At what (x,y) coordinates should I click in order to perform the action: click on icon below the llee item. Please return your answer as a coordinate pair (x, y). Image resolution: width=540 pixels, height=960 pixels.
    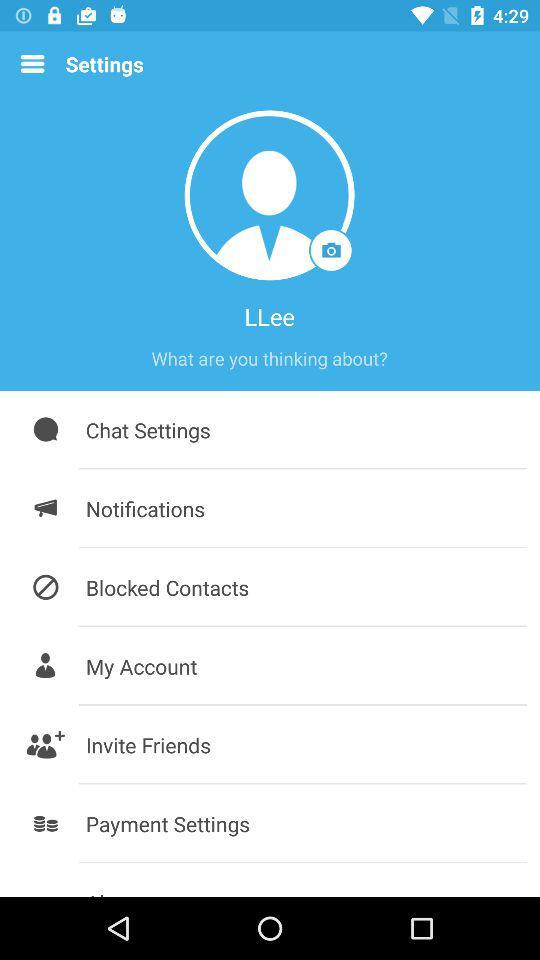
    Looking at the image, I should click on (269, 358).